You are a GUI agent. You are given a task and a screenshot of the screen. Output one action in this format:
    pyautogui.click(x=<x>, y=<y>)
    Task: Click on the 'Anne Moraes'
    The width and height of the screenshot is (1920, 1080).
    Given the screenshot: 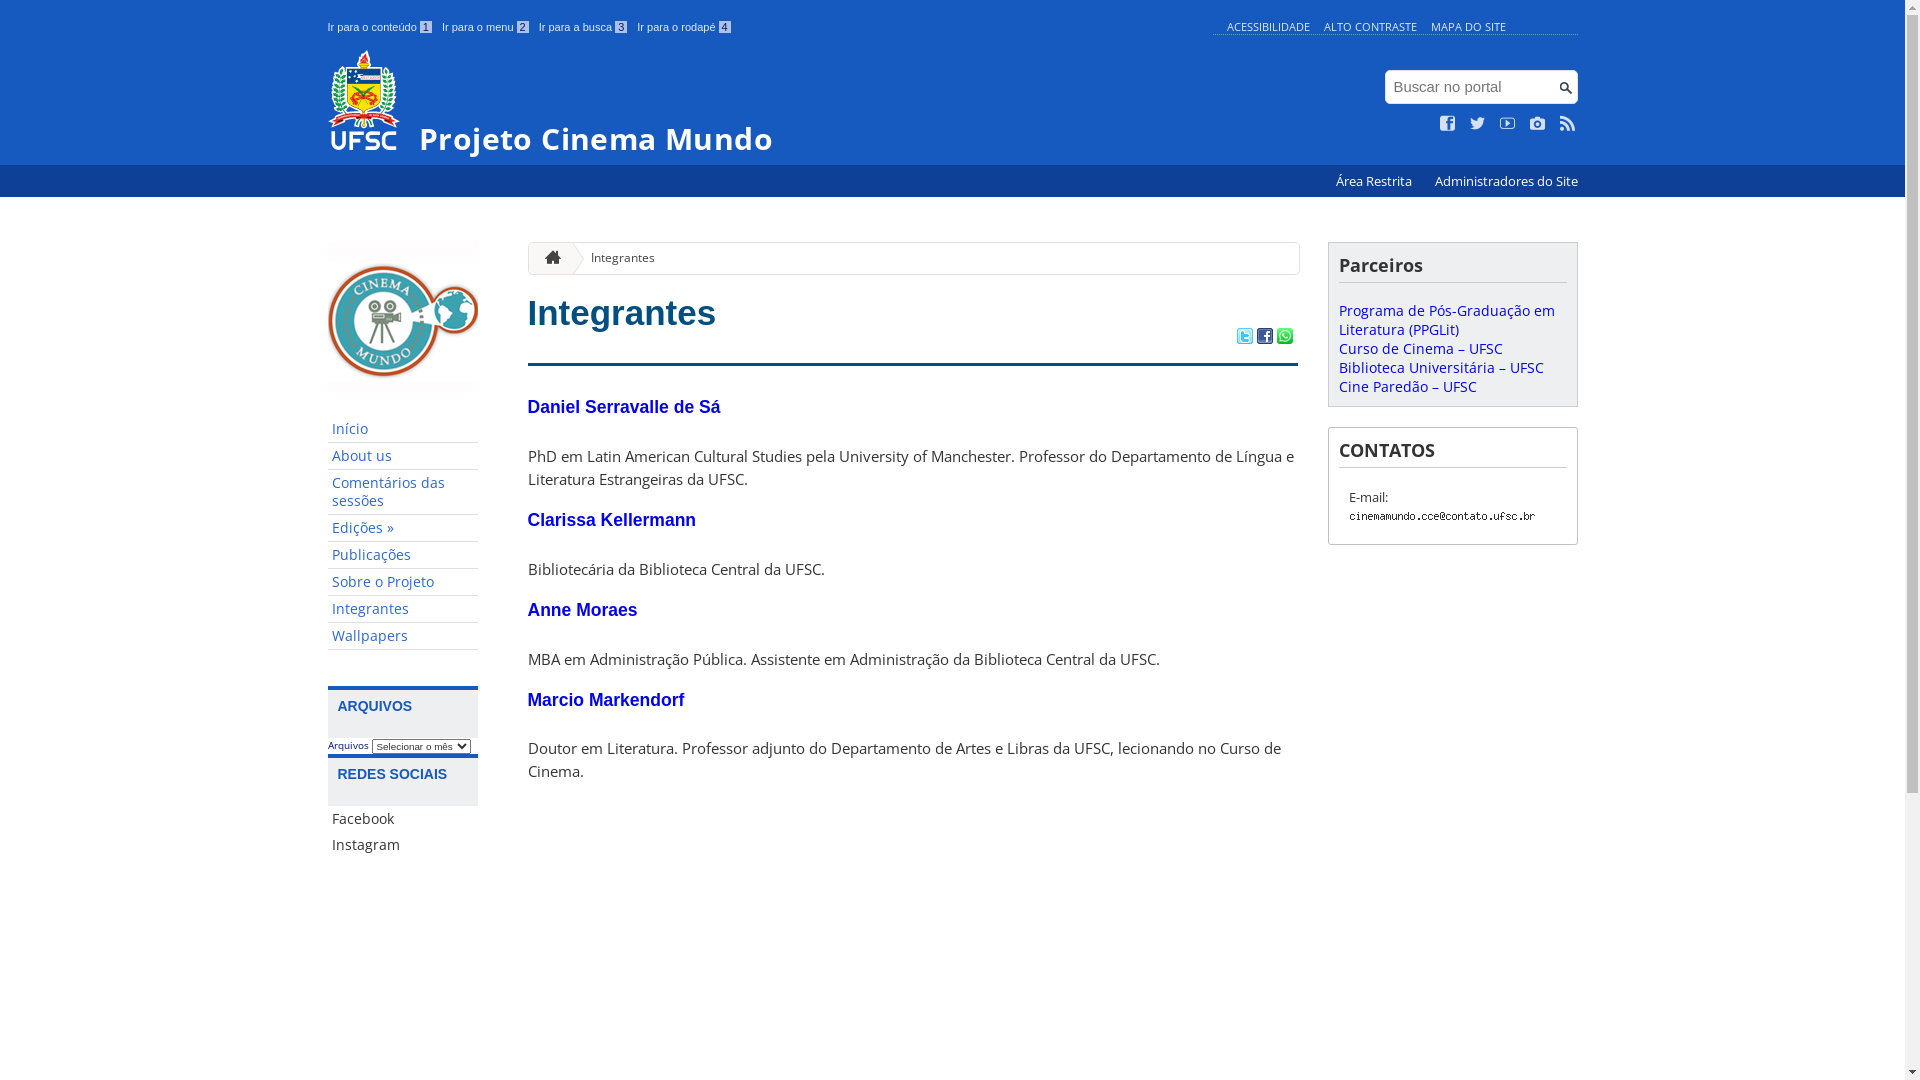 What is the action you would take?
    pyautogui.click(x=581, y=608)
    